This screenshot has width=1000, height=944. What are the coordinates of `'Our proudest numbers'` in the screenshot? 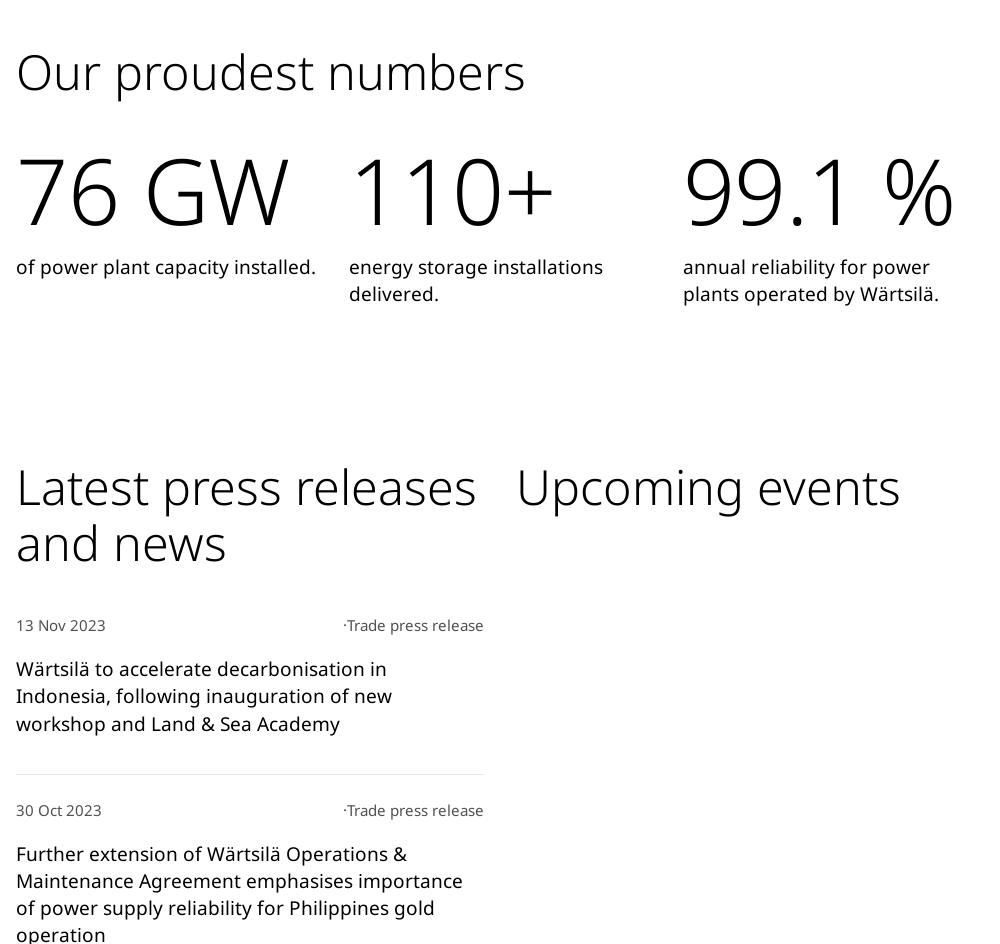 It's located at (271, 69).